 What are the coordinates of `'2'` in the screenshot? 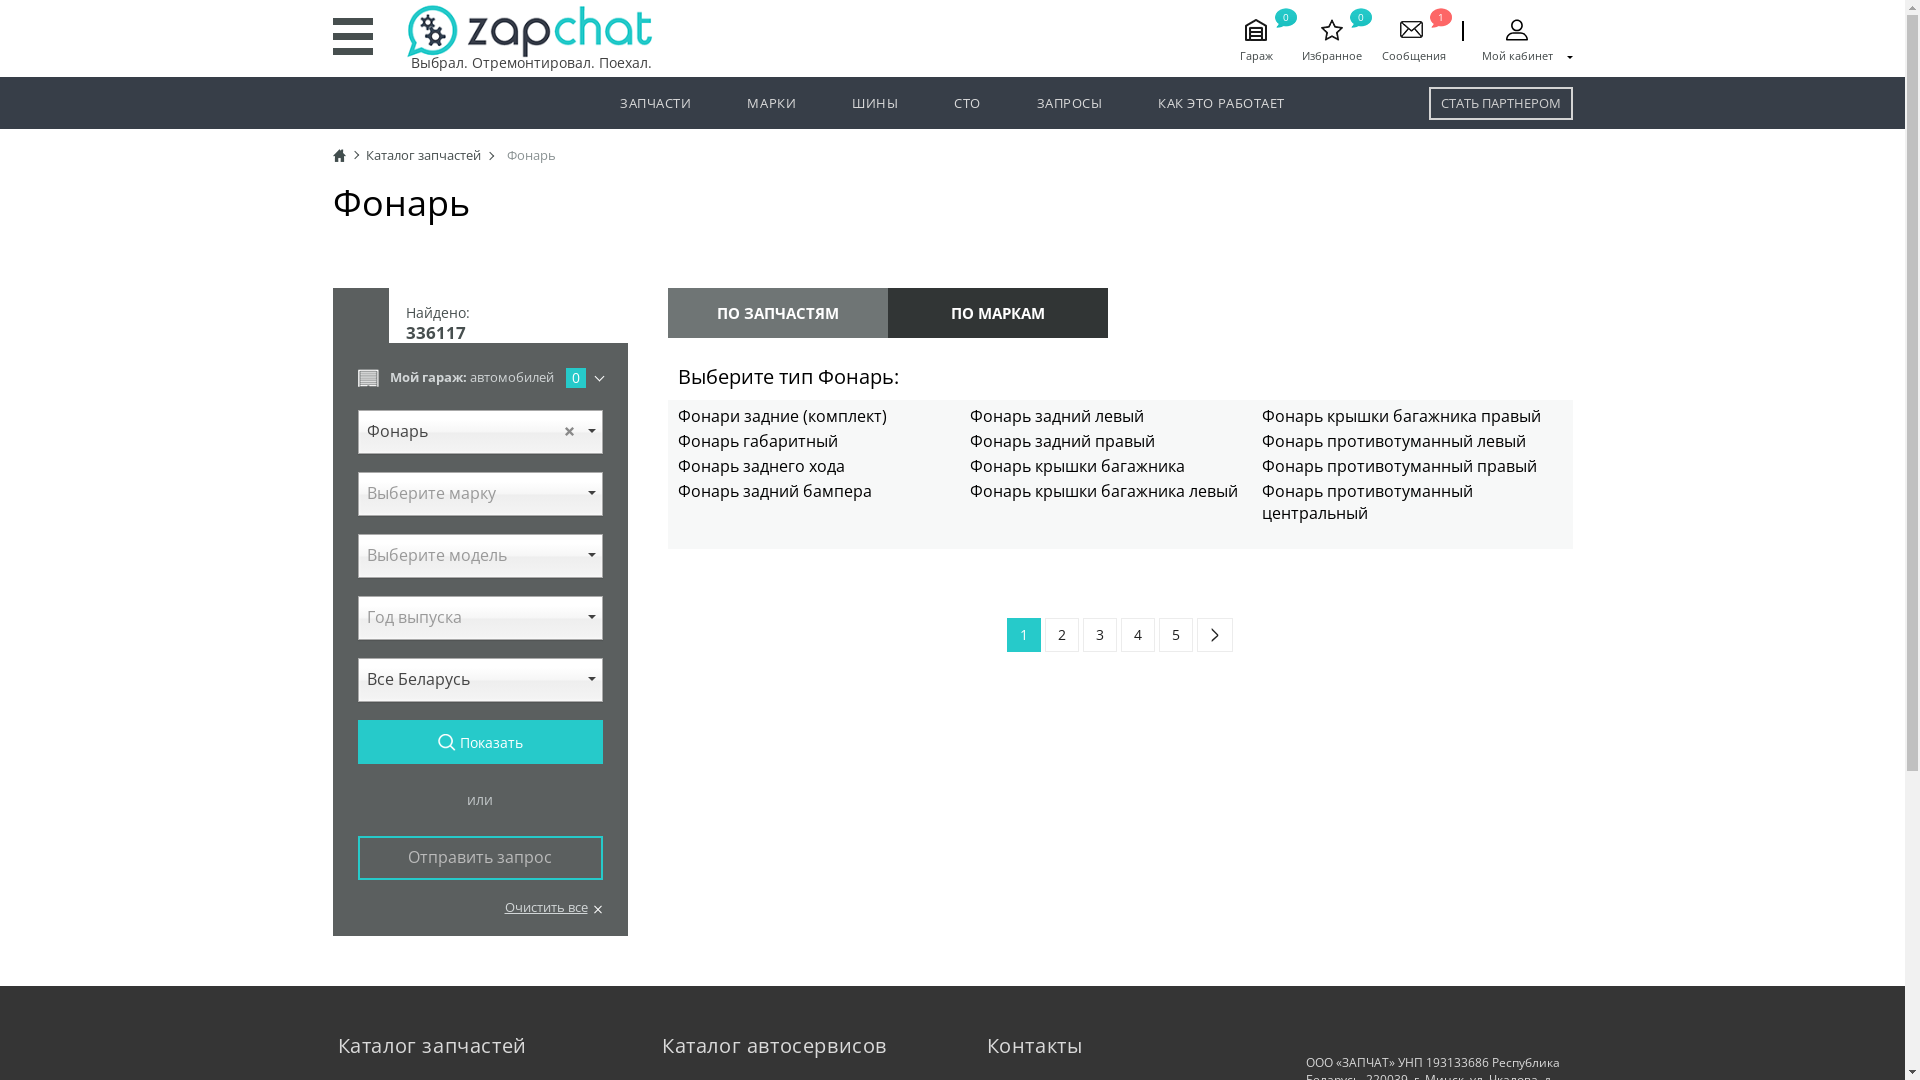 It's located at (1044, 635).